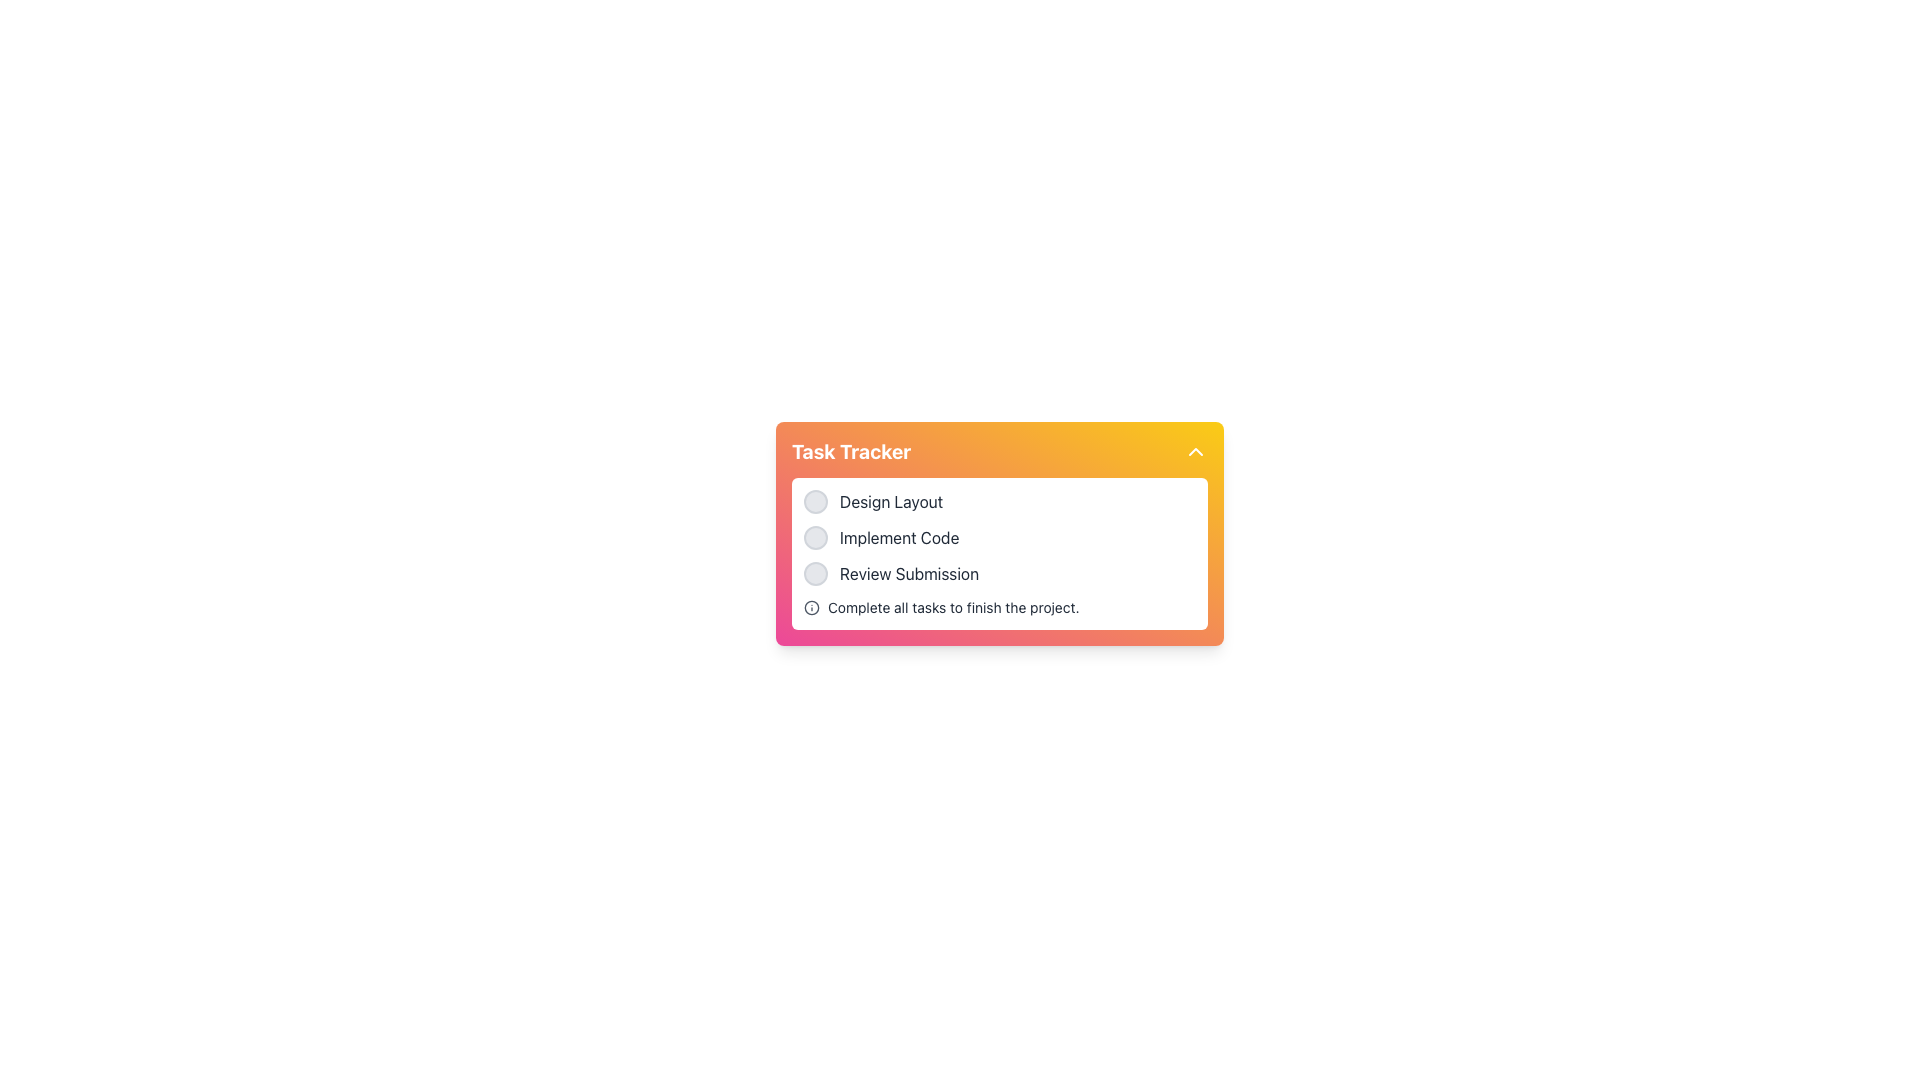  Describe the element at coordinates (816, 536) in the screenshot. I see `the interactive checkbox` at that location.